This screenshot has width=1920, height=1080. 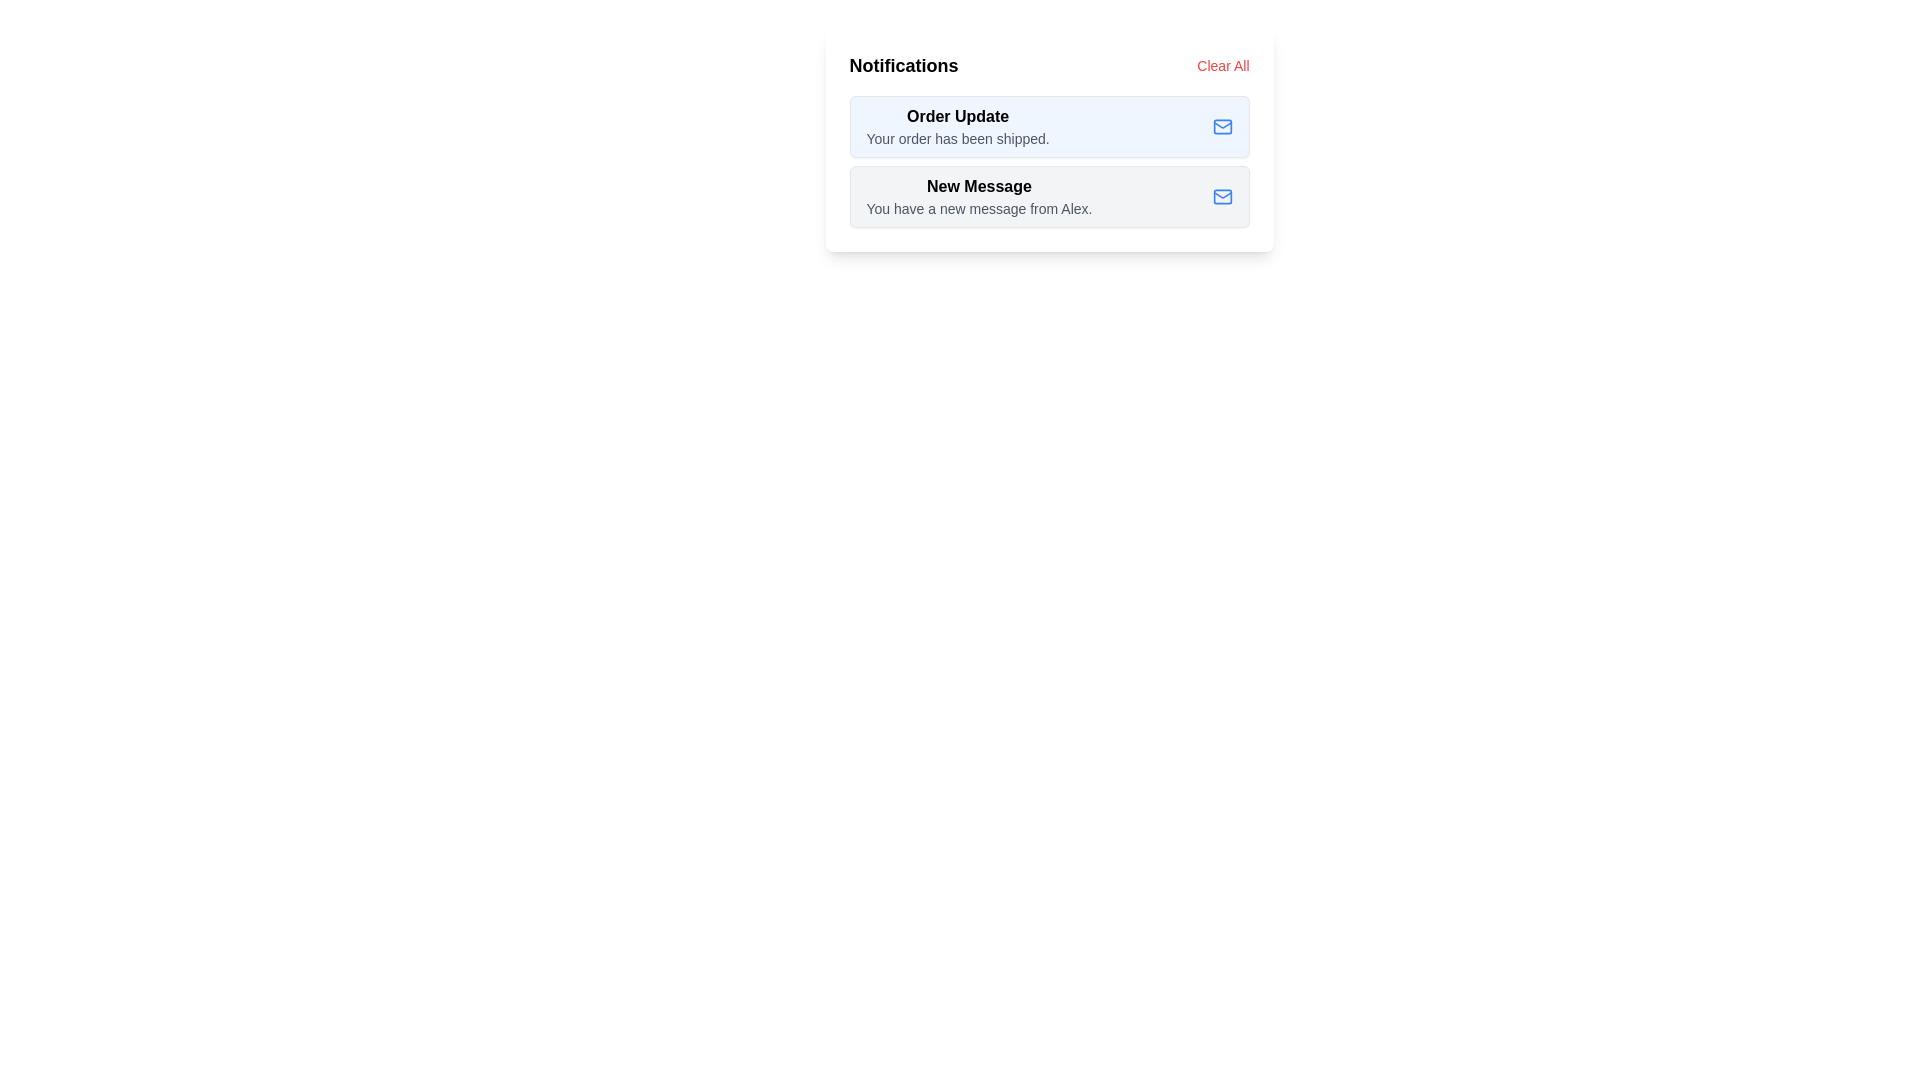 I want to click on the envelope icon with a blue outline located in the top-right corner of the 'New Message' notification box within the Notifications component, so click(x=1221, y=196).